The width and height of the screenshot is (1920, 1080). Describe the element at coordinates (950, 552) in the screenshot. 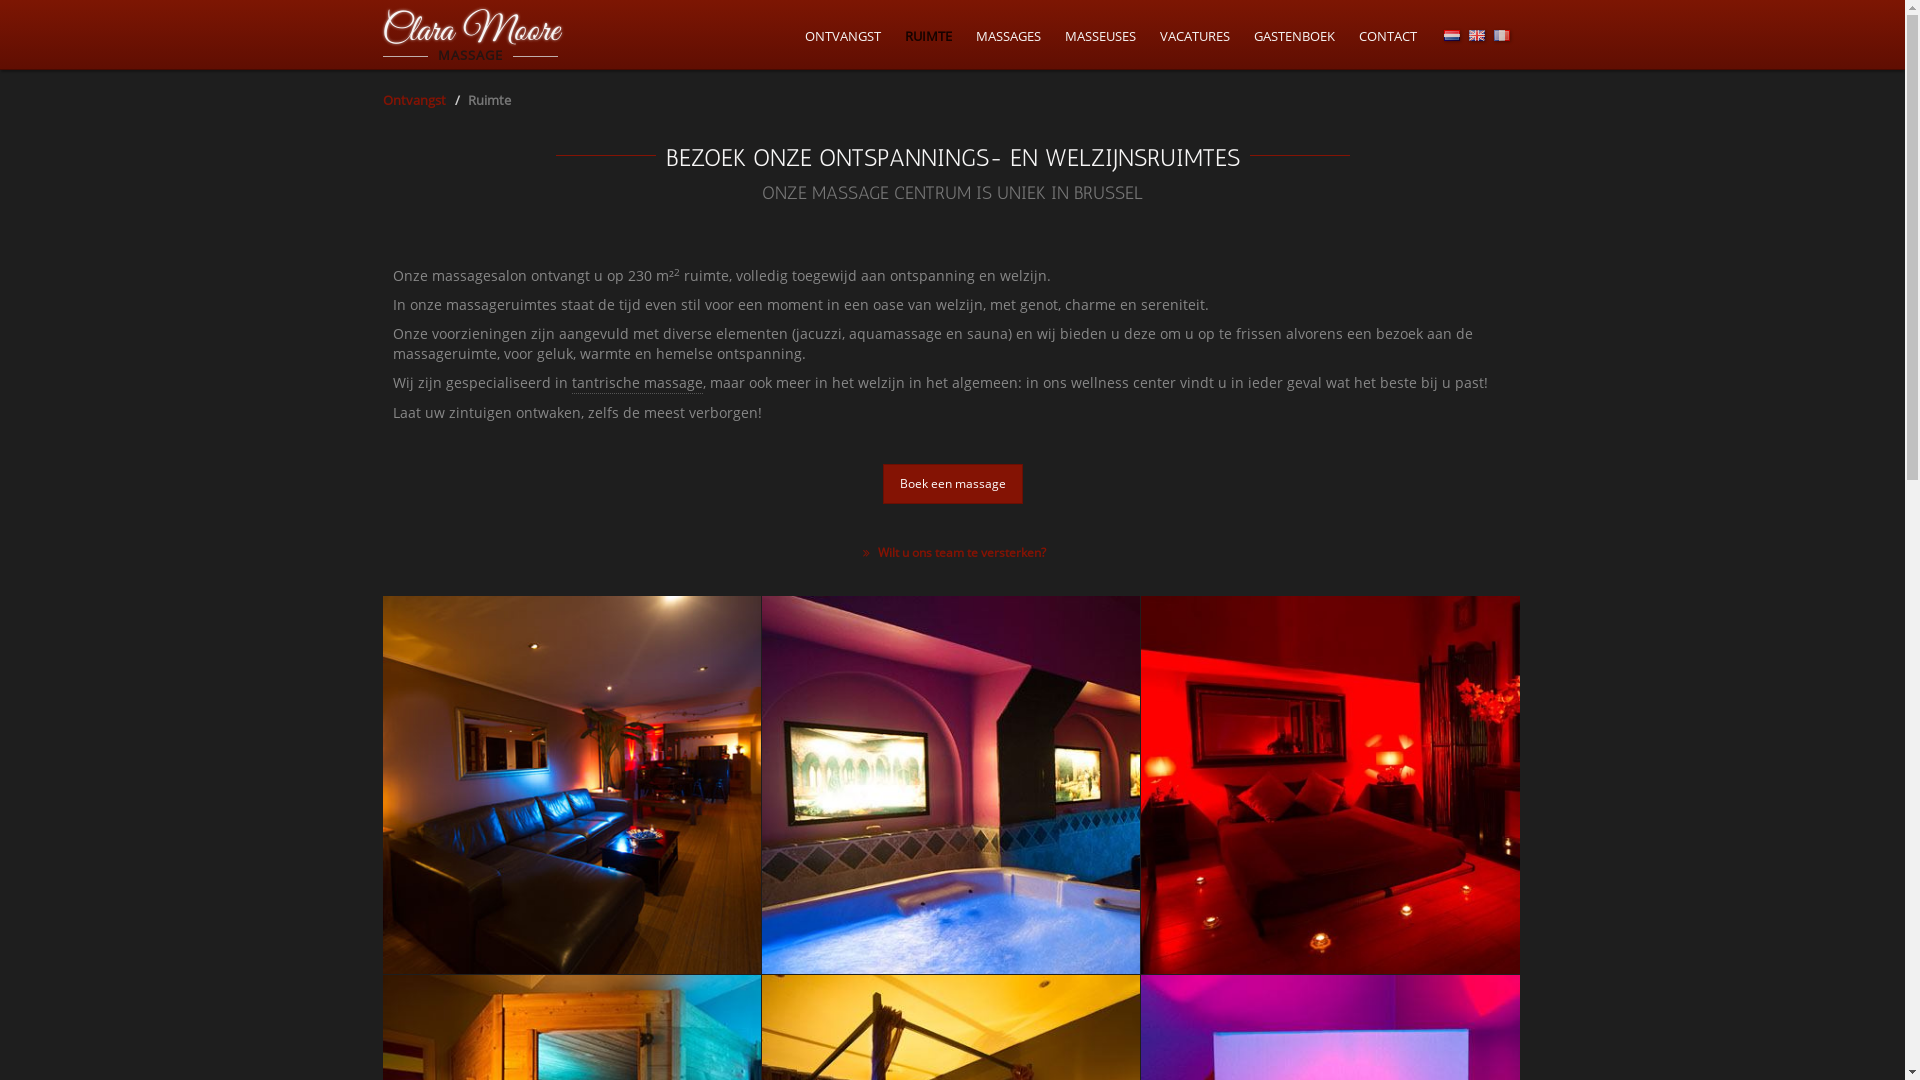

I see `'Wilt u ons team te versterken?'` at that location.